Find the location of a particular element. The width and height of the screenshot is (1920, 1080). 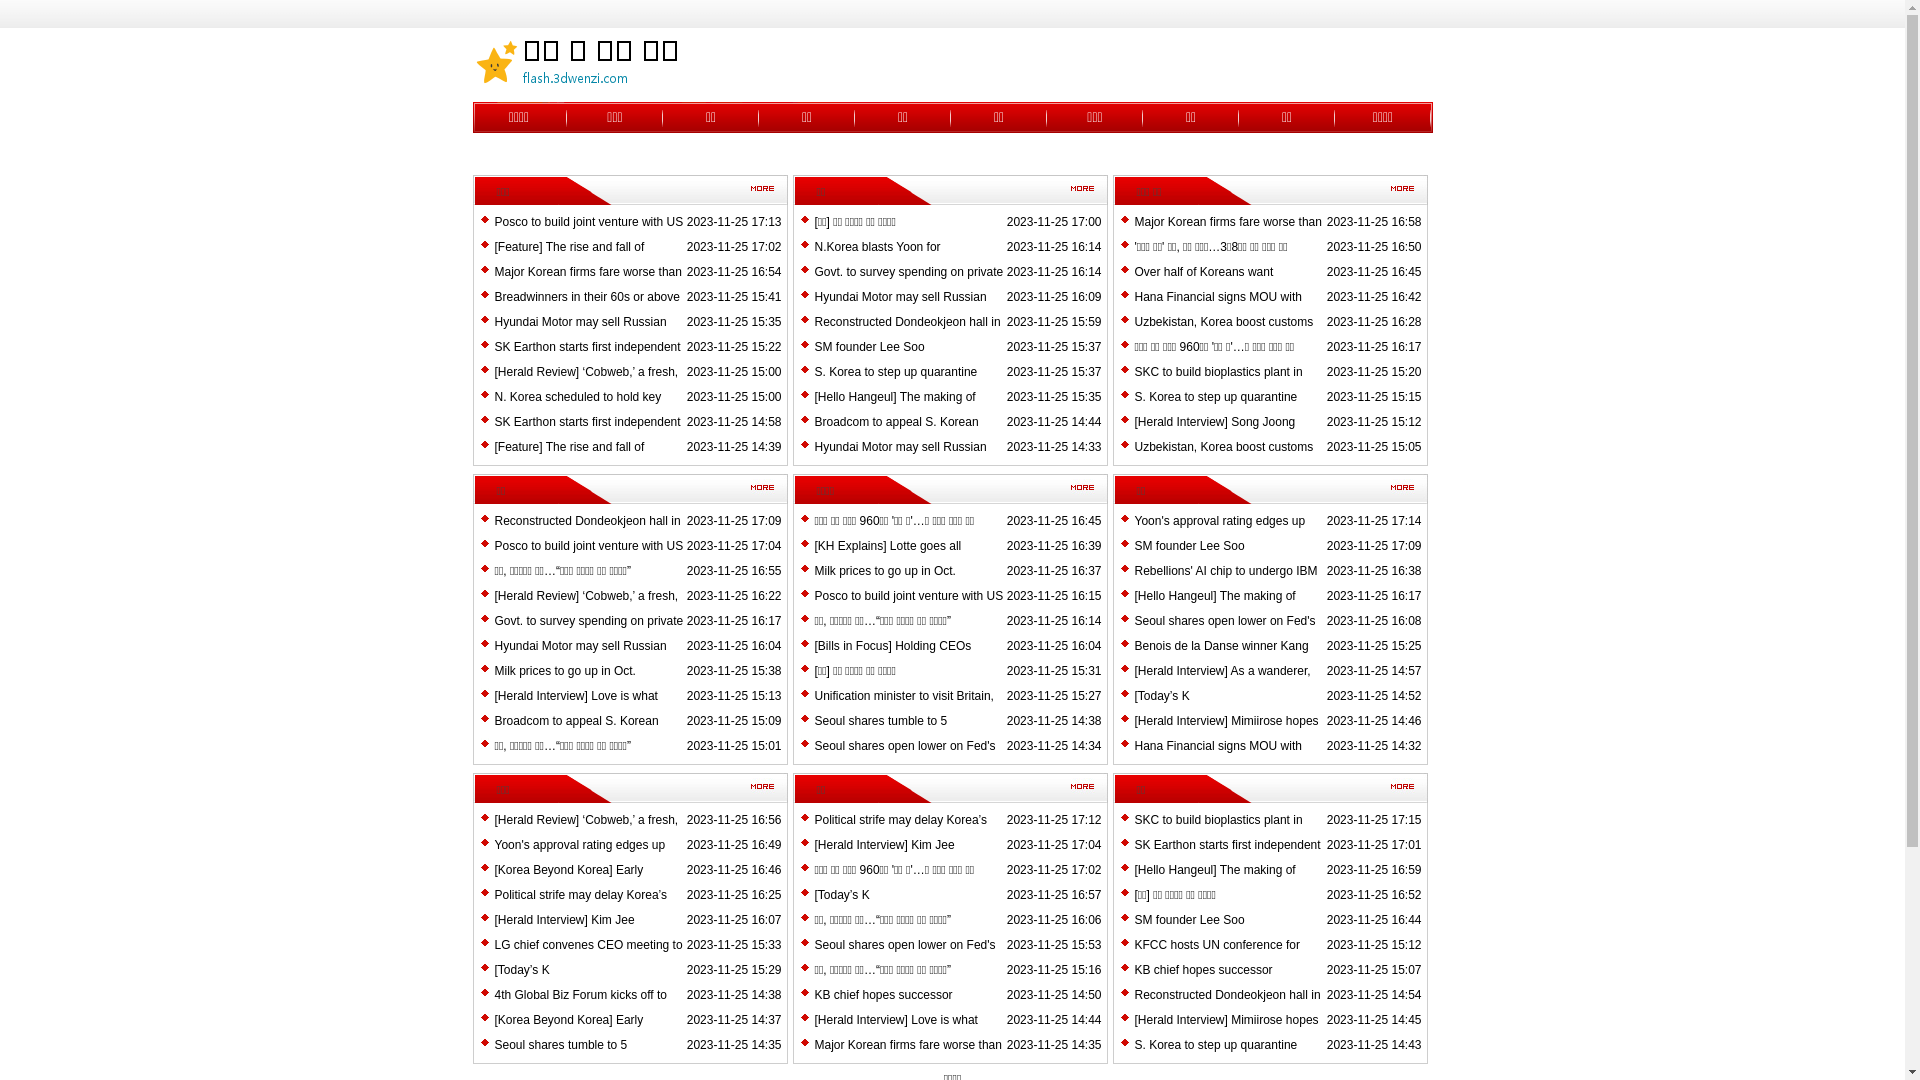

'4th Global Biz Forum kicks off to discuss 'next prosperity'' is located at coordinates (579, 1006).